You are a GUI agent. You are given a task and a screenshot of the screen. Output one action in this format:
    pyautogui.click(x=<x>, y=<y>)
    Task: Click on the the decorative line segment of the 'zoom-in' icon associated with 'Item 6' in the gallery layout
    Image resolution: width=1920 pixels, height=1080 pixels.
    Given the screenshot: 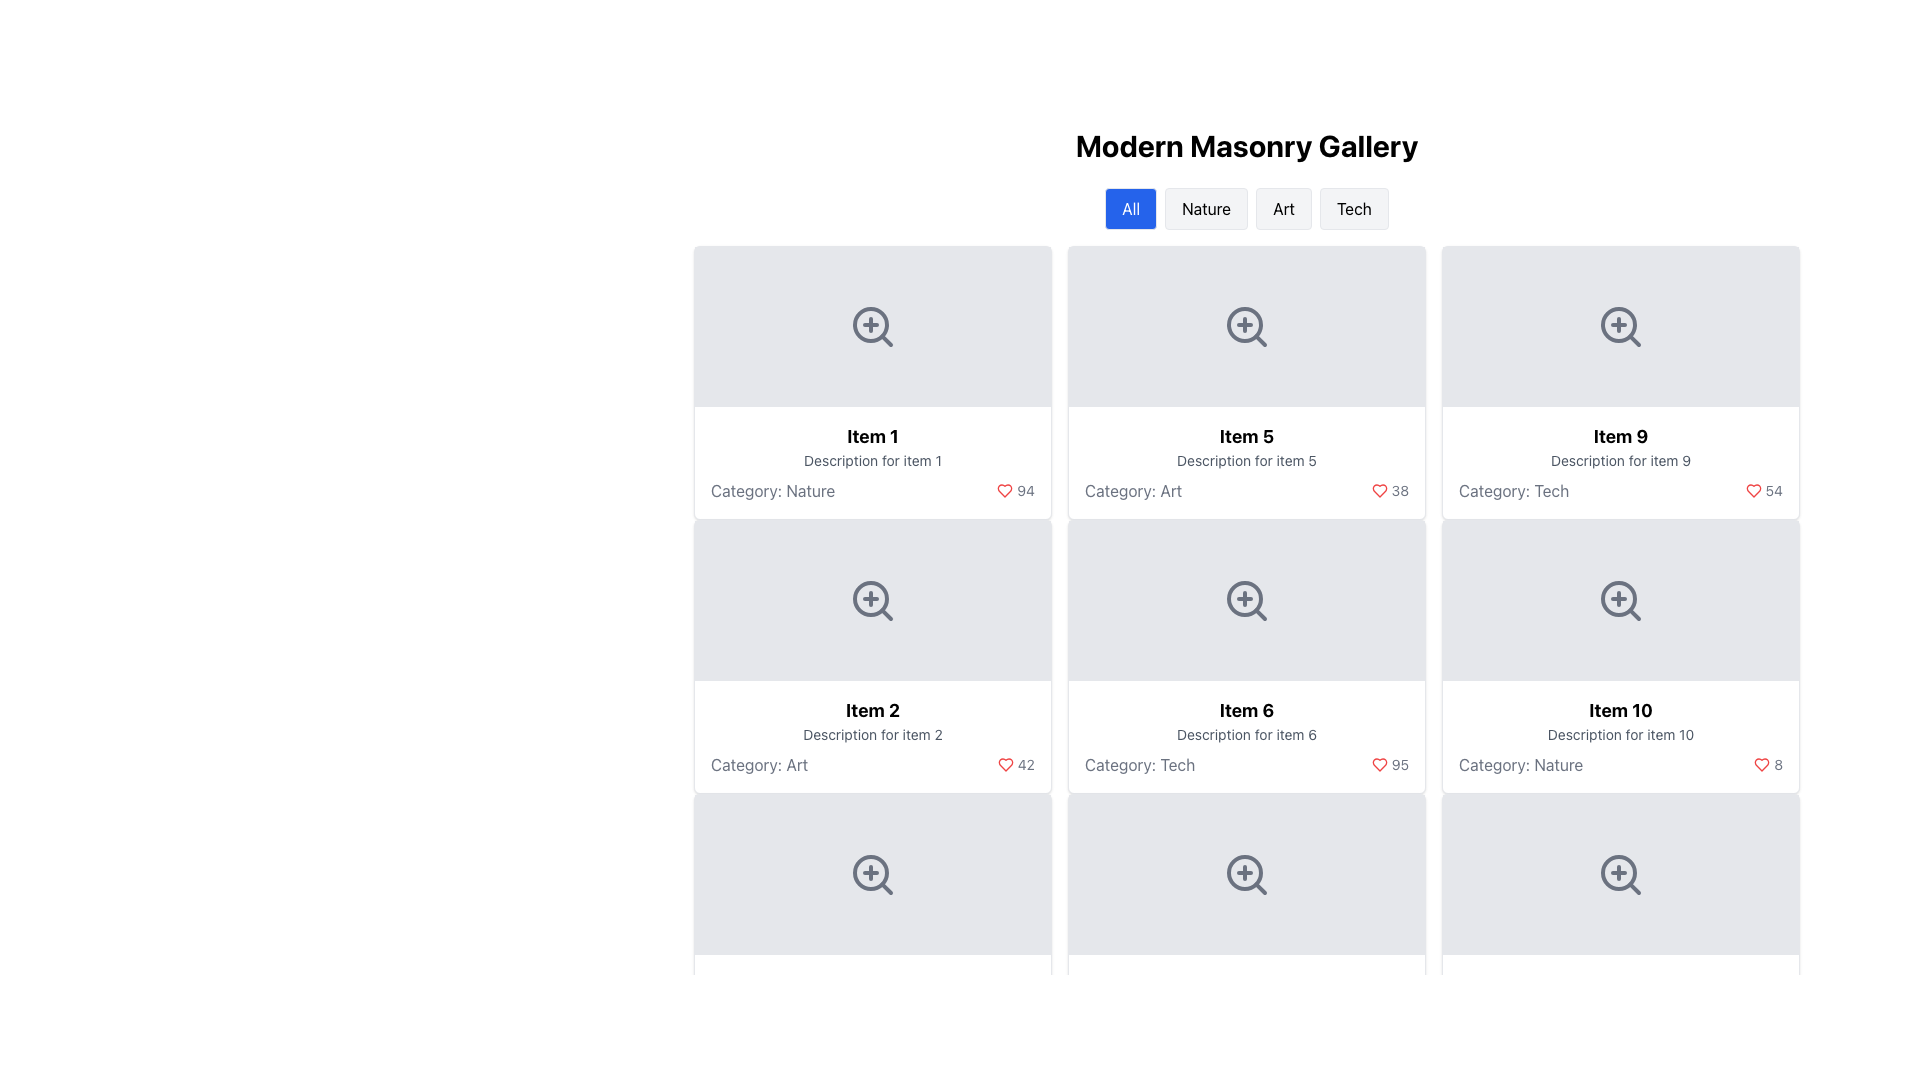 What is the action you would take?
    pyautogui.click(x=1259, y=613)
    